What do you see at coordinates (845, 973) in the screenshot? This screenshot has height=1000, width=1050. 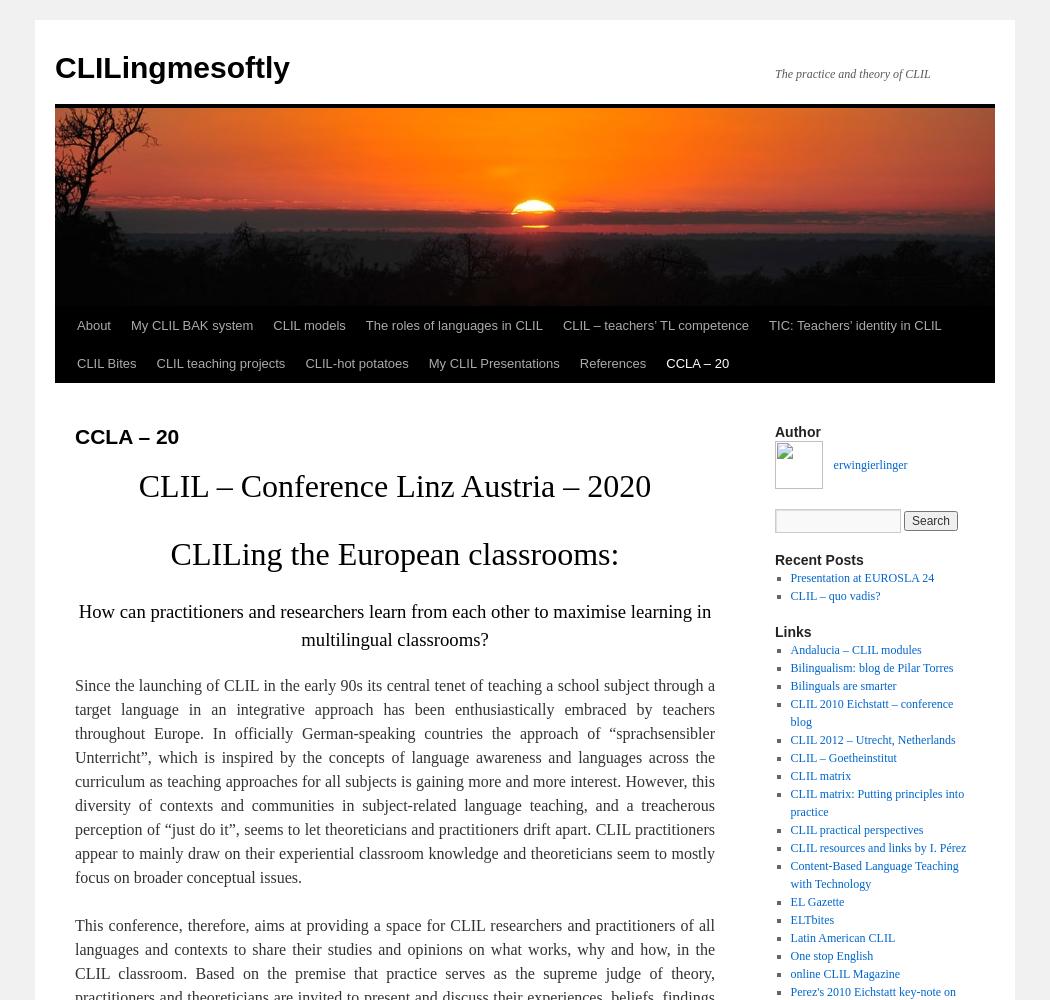 I see `'online CLIL Magazine'` at bounding box center [845, 973].